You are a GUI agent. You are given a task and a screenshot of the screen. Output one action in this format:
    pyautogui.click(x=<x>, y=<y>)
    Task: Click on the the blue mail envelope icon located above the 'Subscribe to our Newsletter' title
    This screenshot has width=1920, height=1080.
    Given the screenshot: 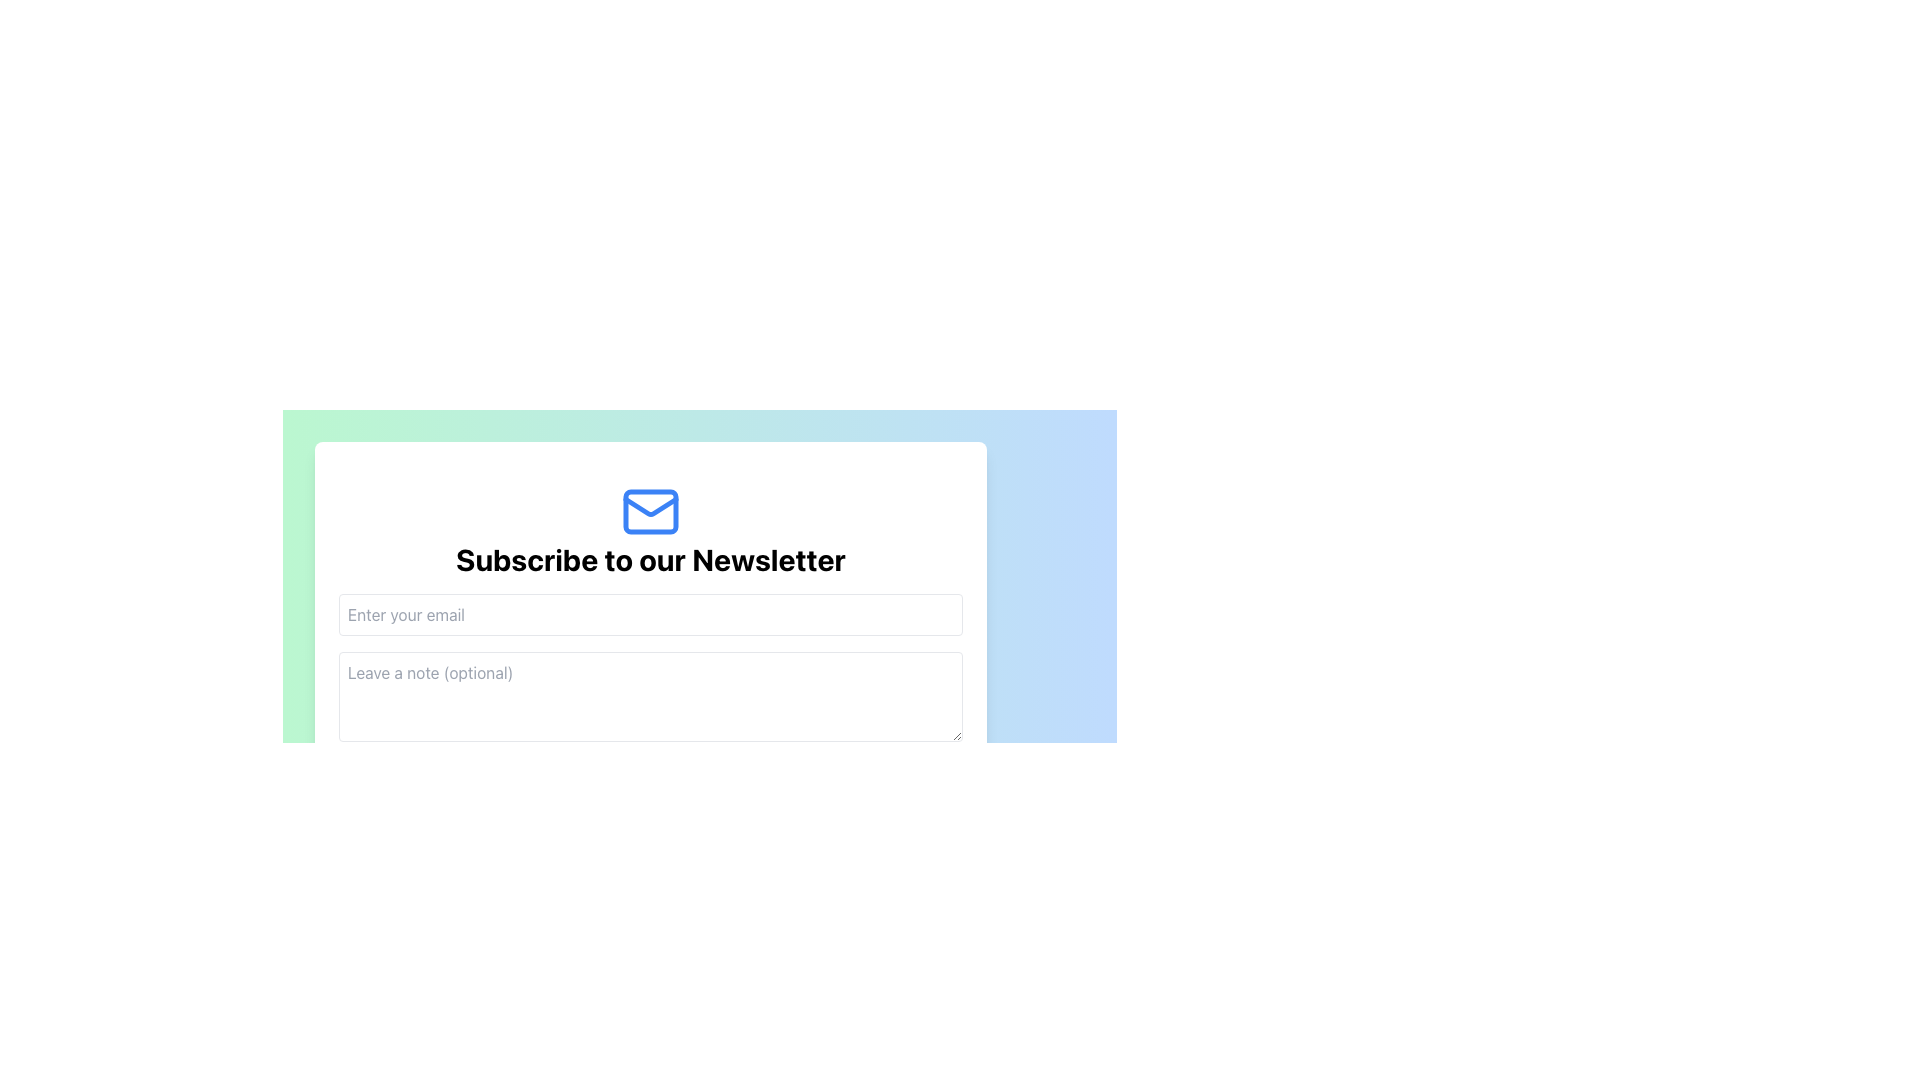 What is the action you would take?
    pyautogui.click(x=651, y=511)
    